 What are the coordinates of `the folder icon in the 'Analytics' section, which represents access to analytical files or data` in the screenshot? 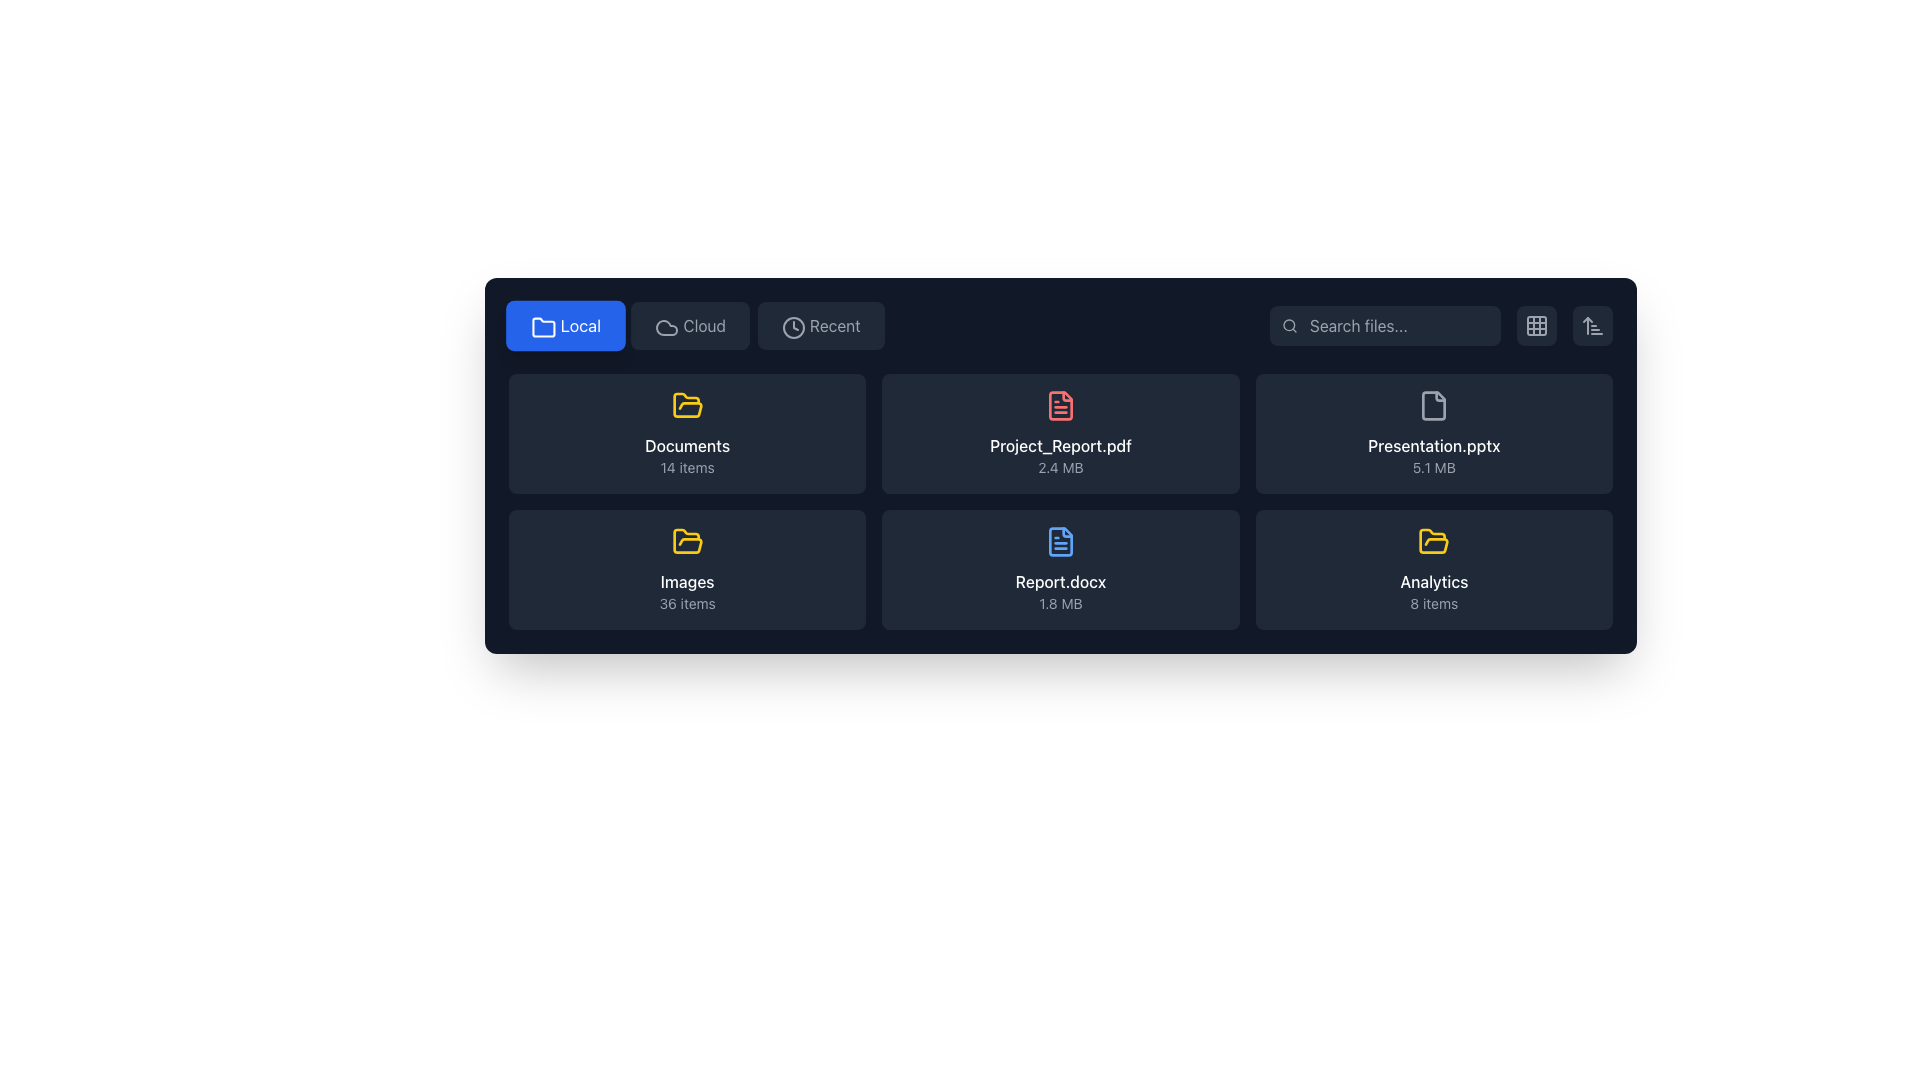 It's located at (1433, 542).